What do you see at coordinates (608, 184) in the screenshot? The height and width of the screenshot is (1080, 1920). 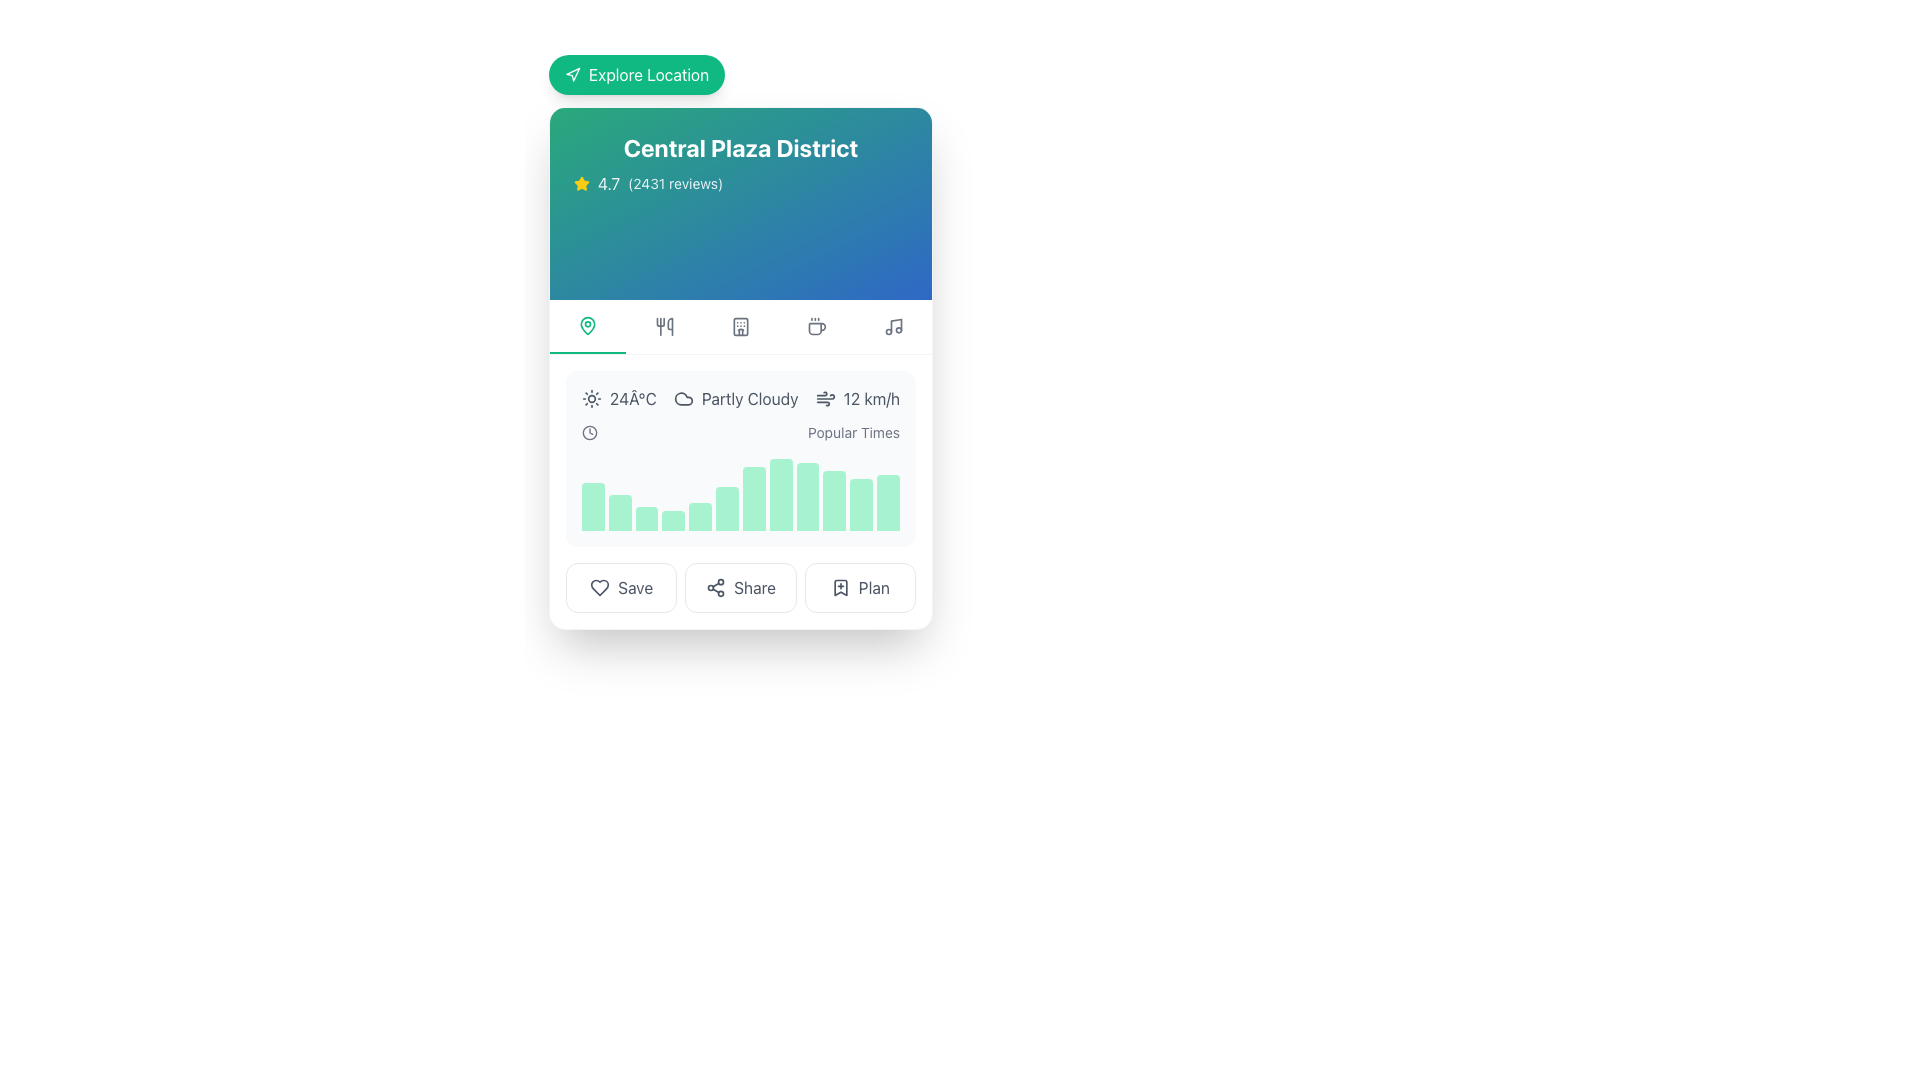 I see `the static text element that visually represents a numerical rating score, located between the yellow star icon and the review count text '(2431 reviews)' within the card element` at bounding box center [608, 184].